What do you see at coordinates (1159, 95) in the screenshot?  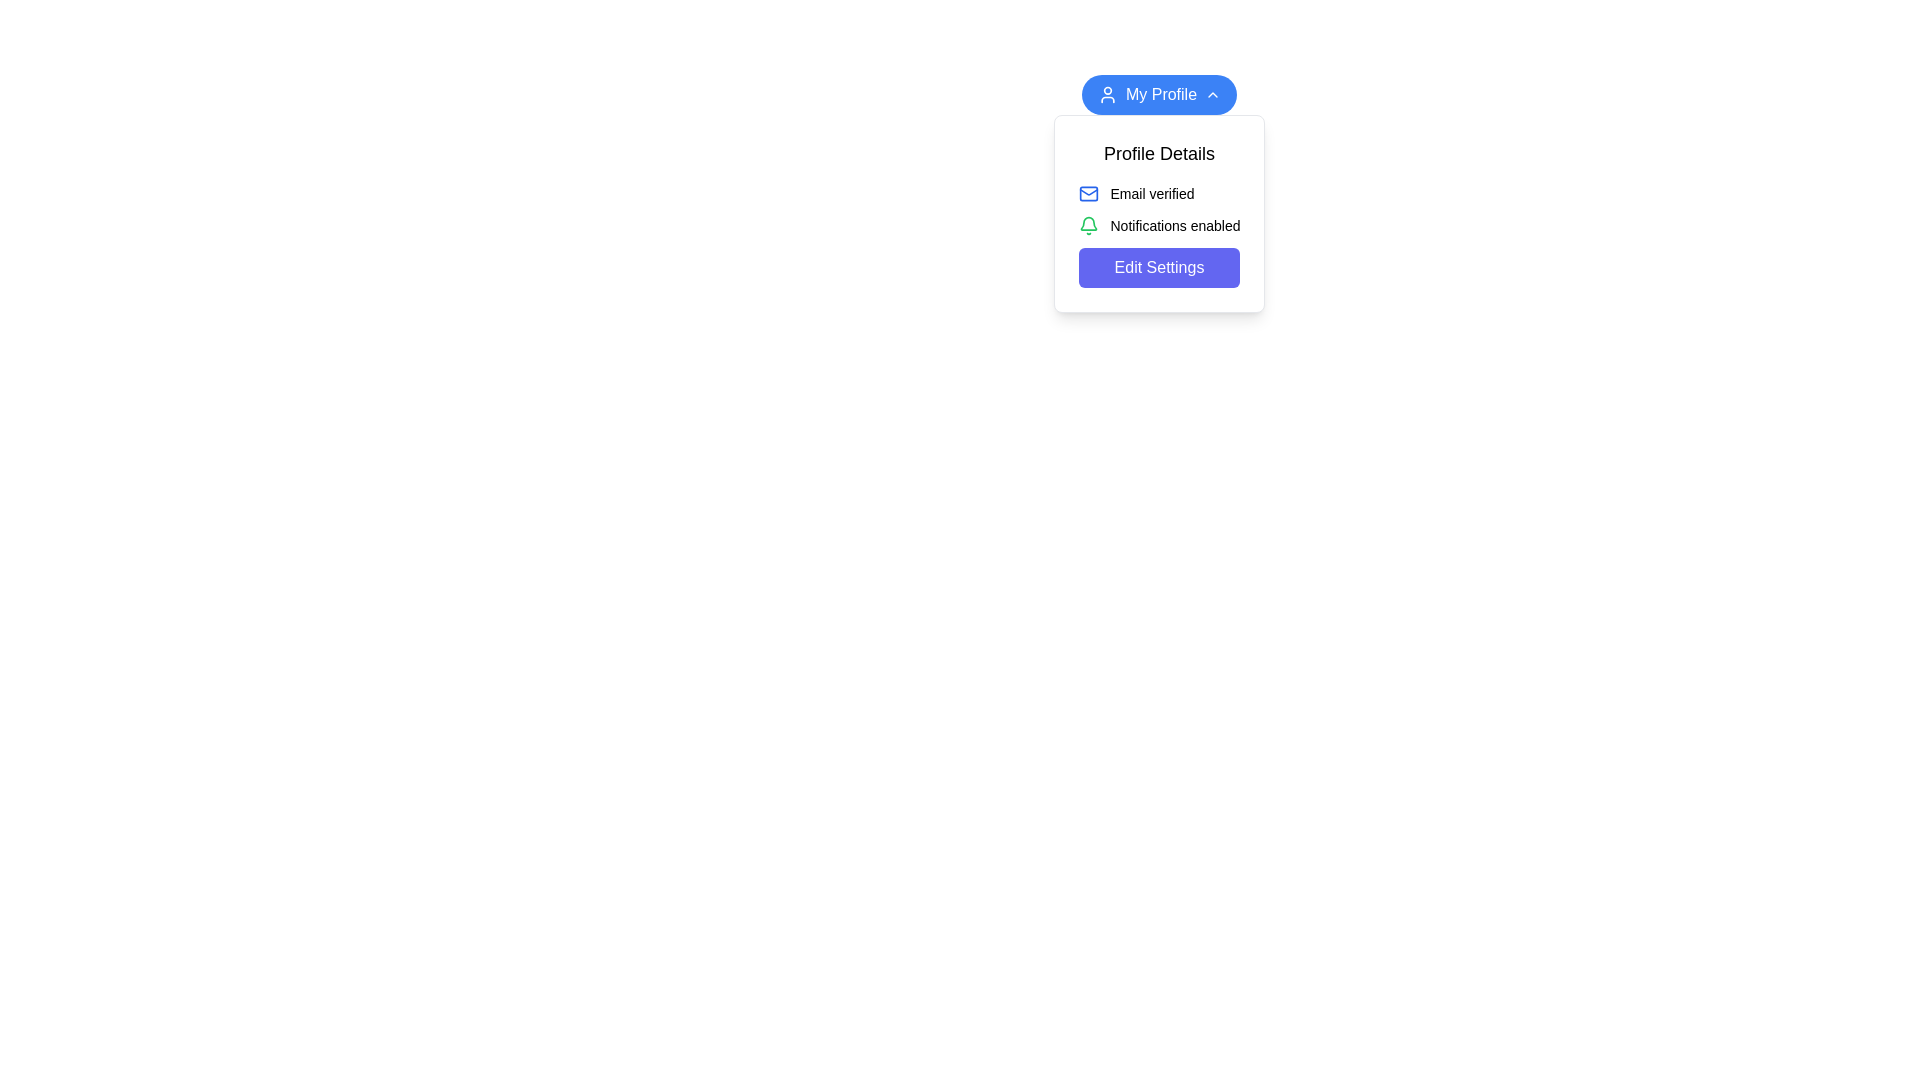 I see `the dropdown button at the top of the 'Profile Details' menu` at bounding box center [1159, 95].